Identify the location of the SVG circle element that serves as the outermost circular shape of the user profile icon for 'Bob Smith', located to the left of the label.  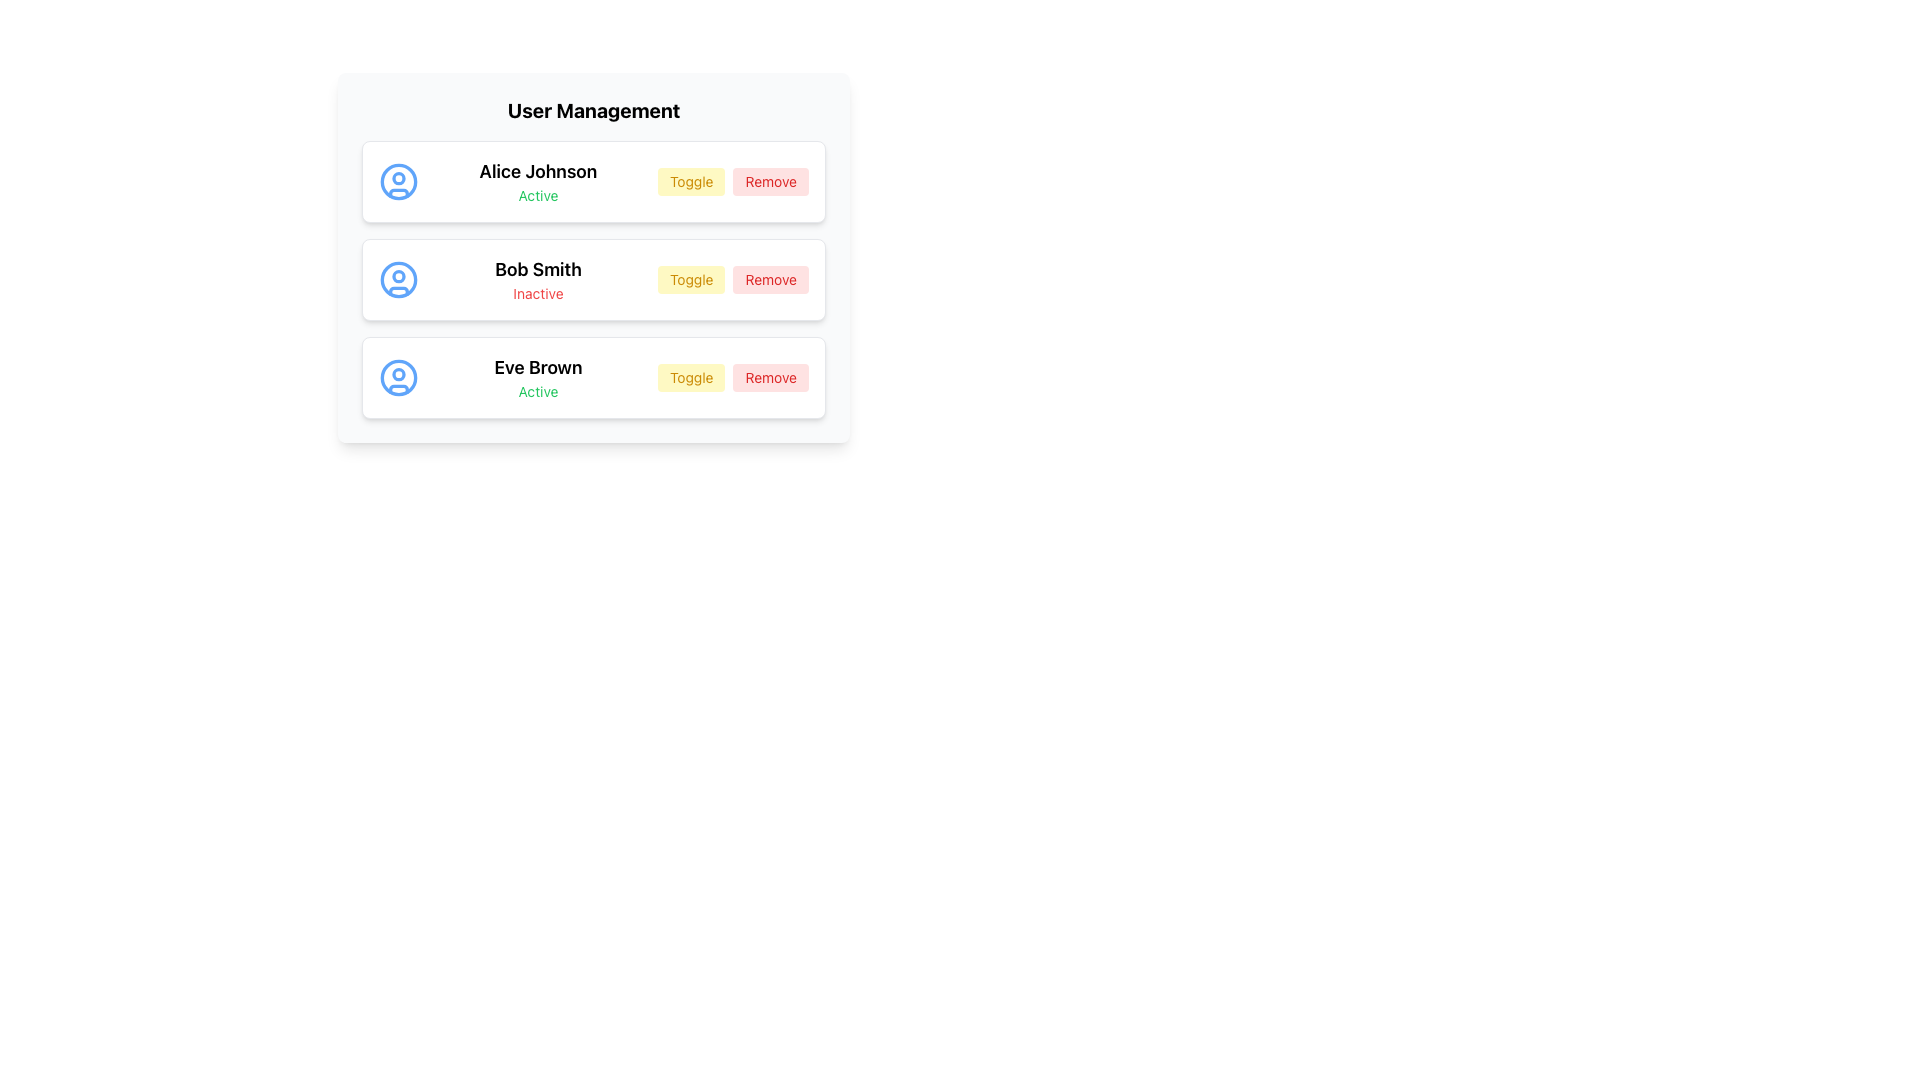
(398, 280).